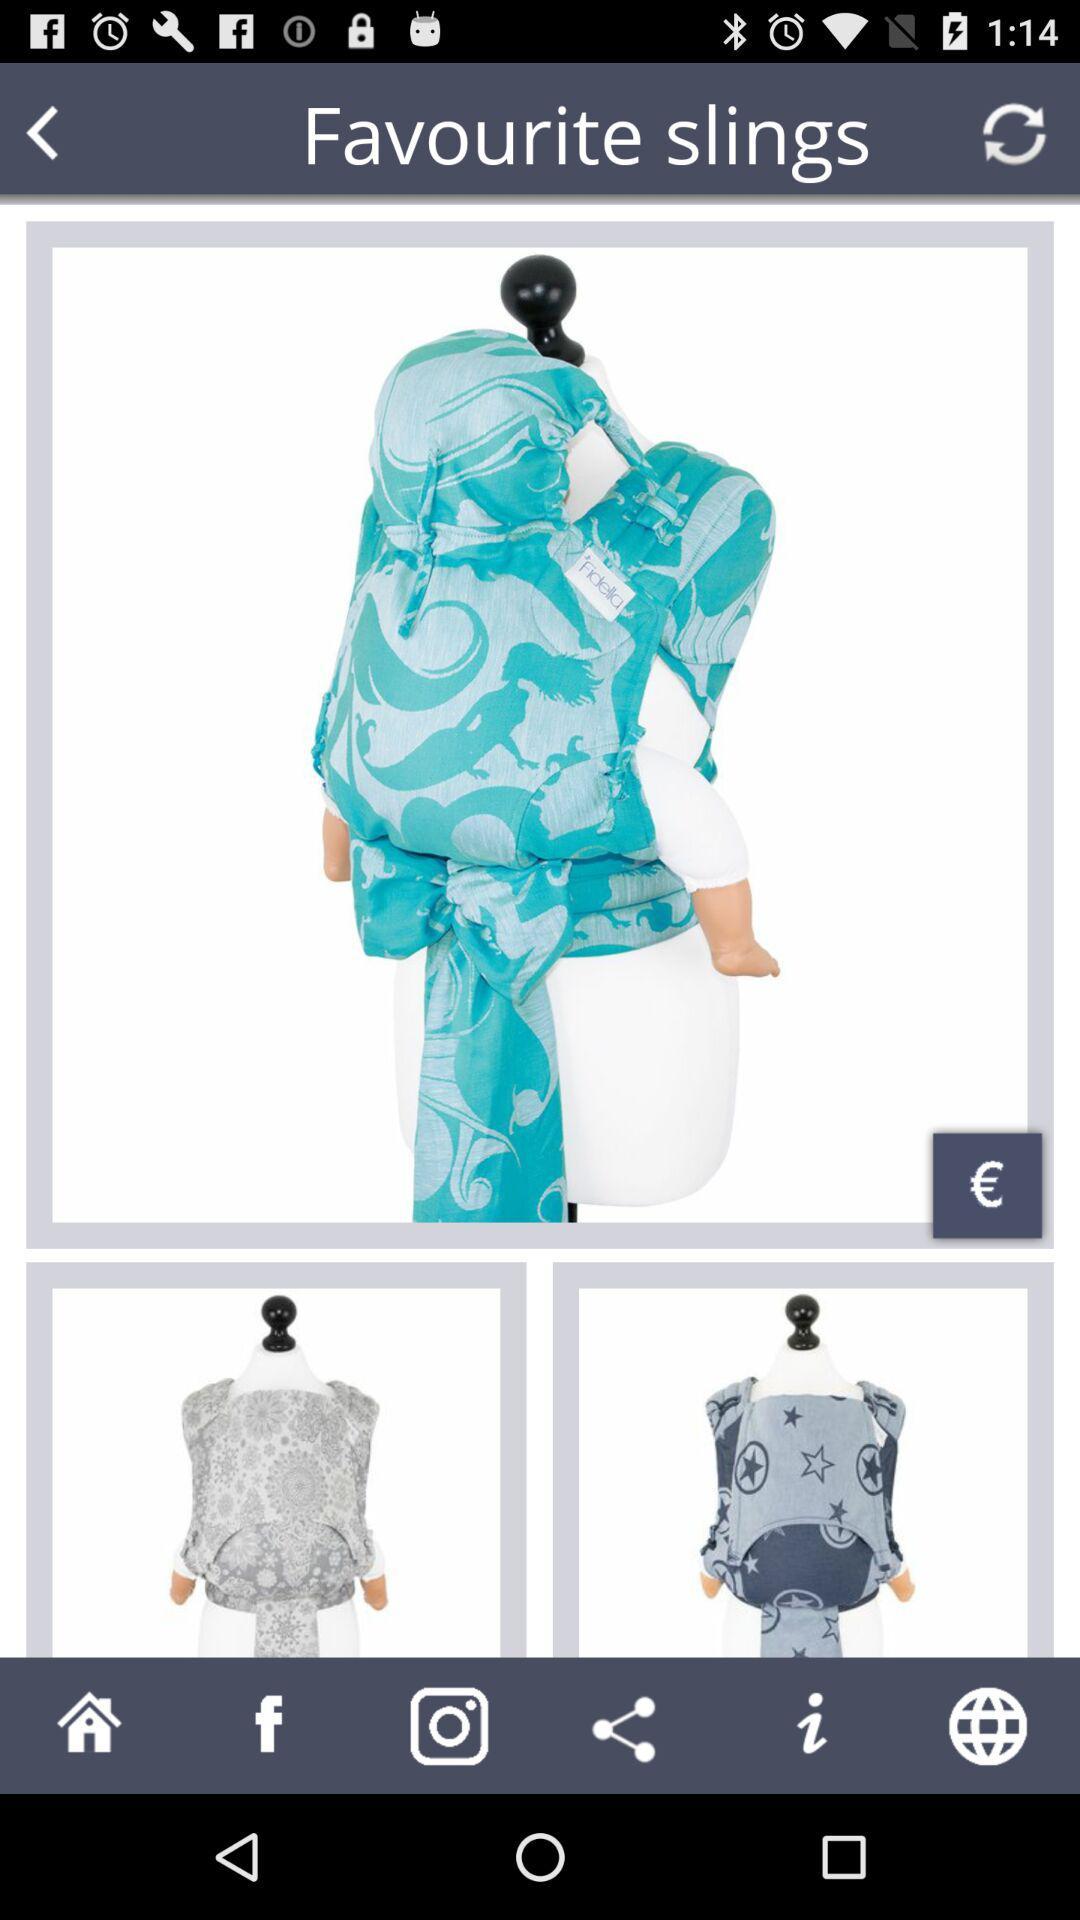 This screenshot has width=1080, height=1920. What do you see at coordinates (1014, 132) in the screenshot?
I see `refresh page` at bounding box center [1014, 132].